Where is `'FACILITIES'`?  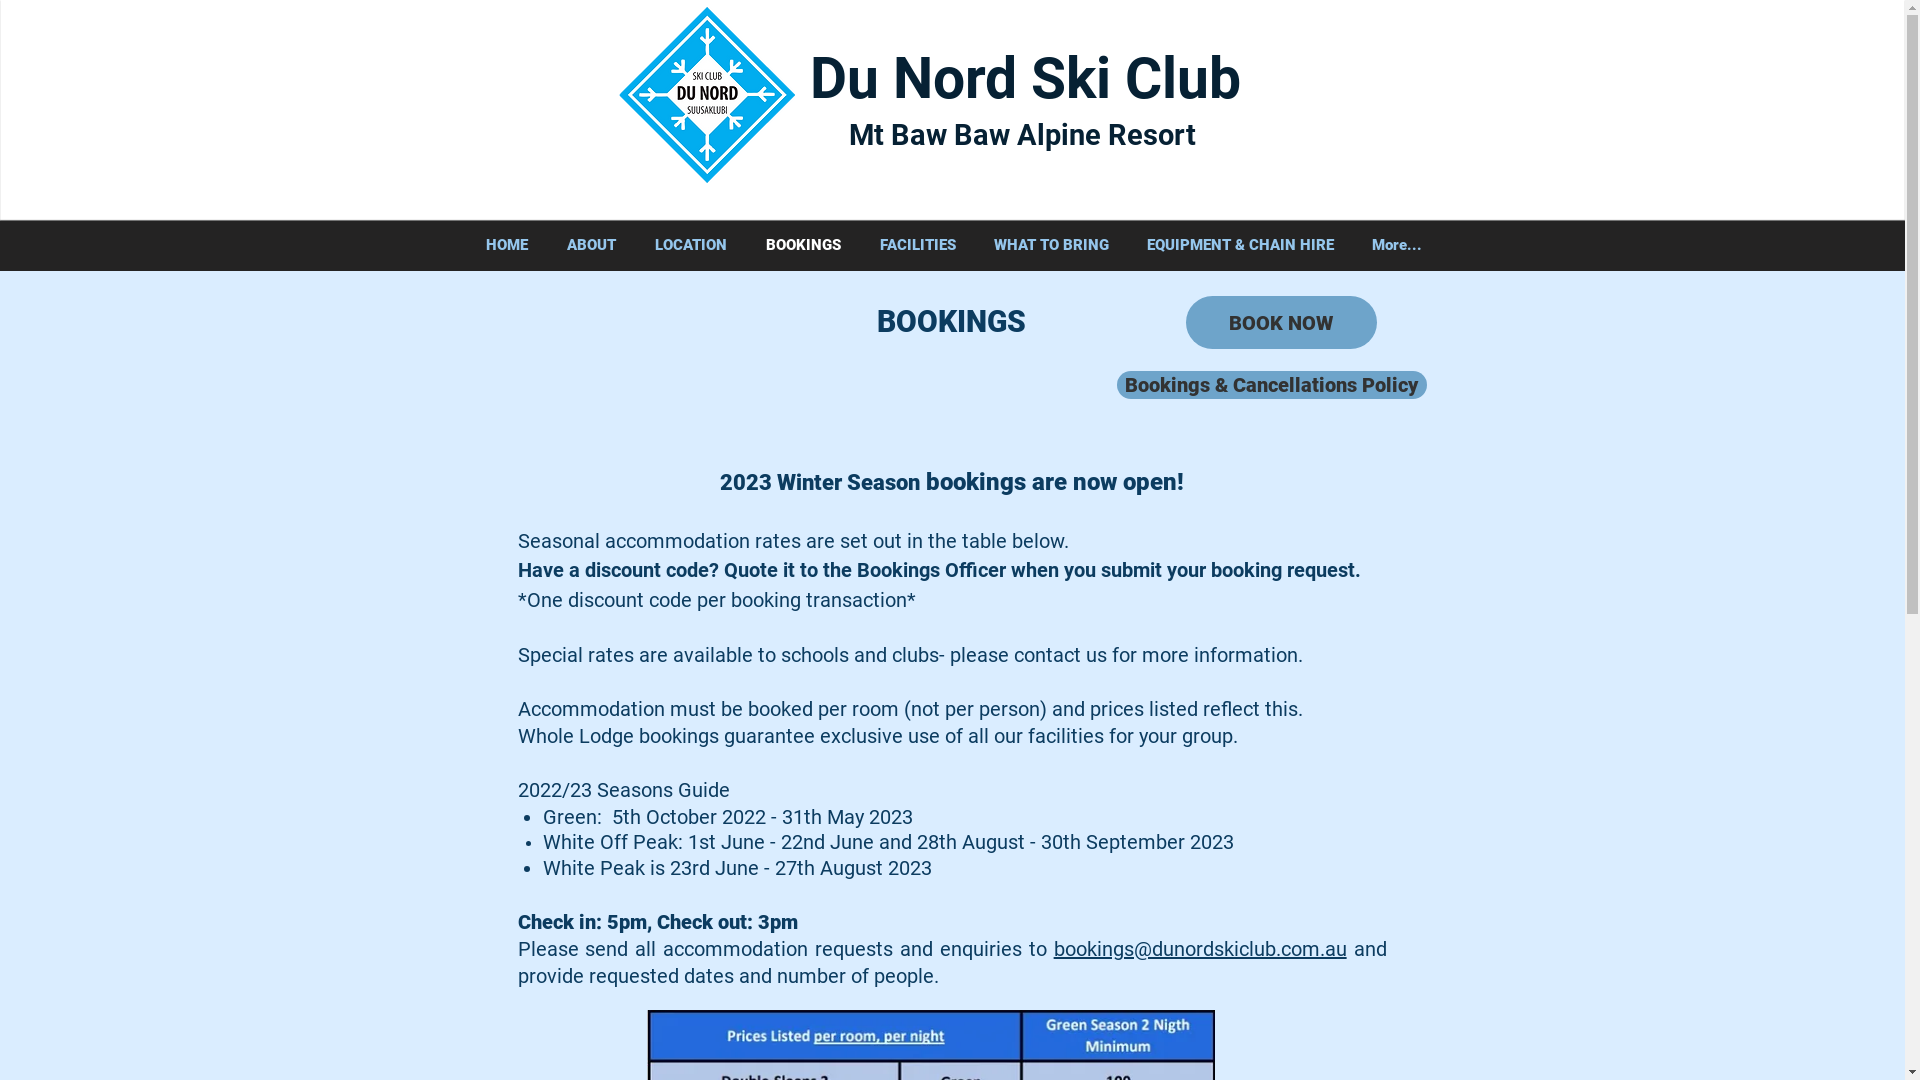
'FACILITIES' is located at coordinates (915, 244).